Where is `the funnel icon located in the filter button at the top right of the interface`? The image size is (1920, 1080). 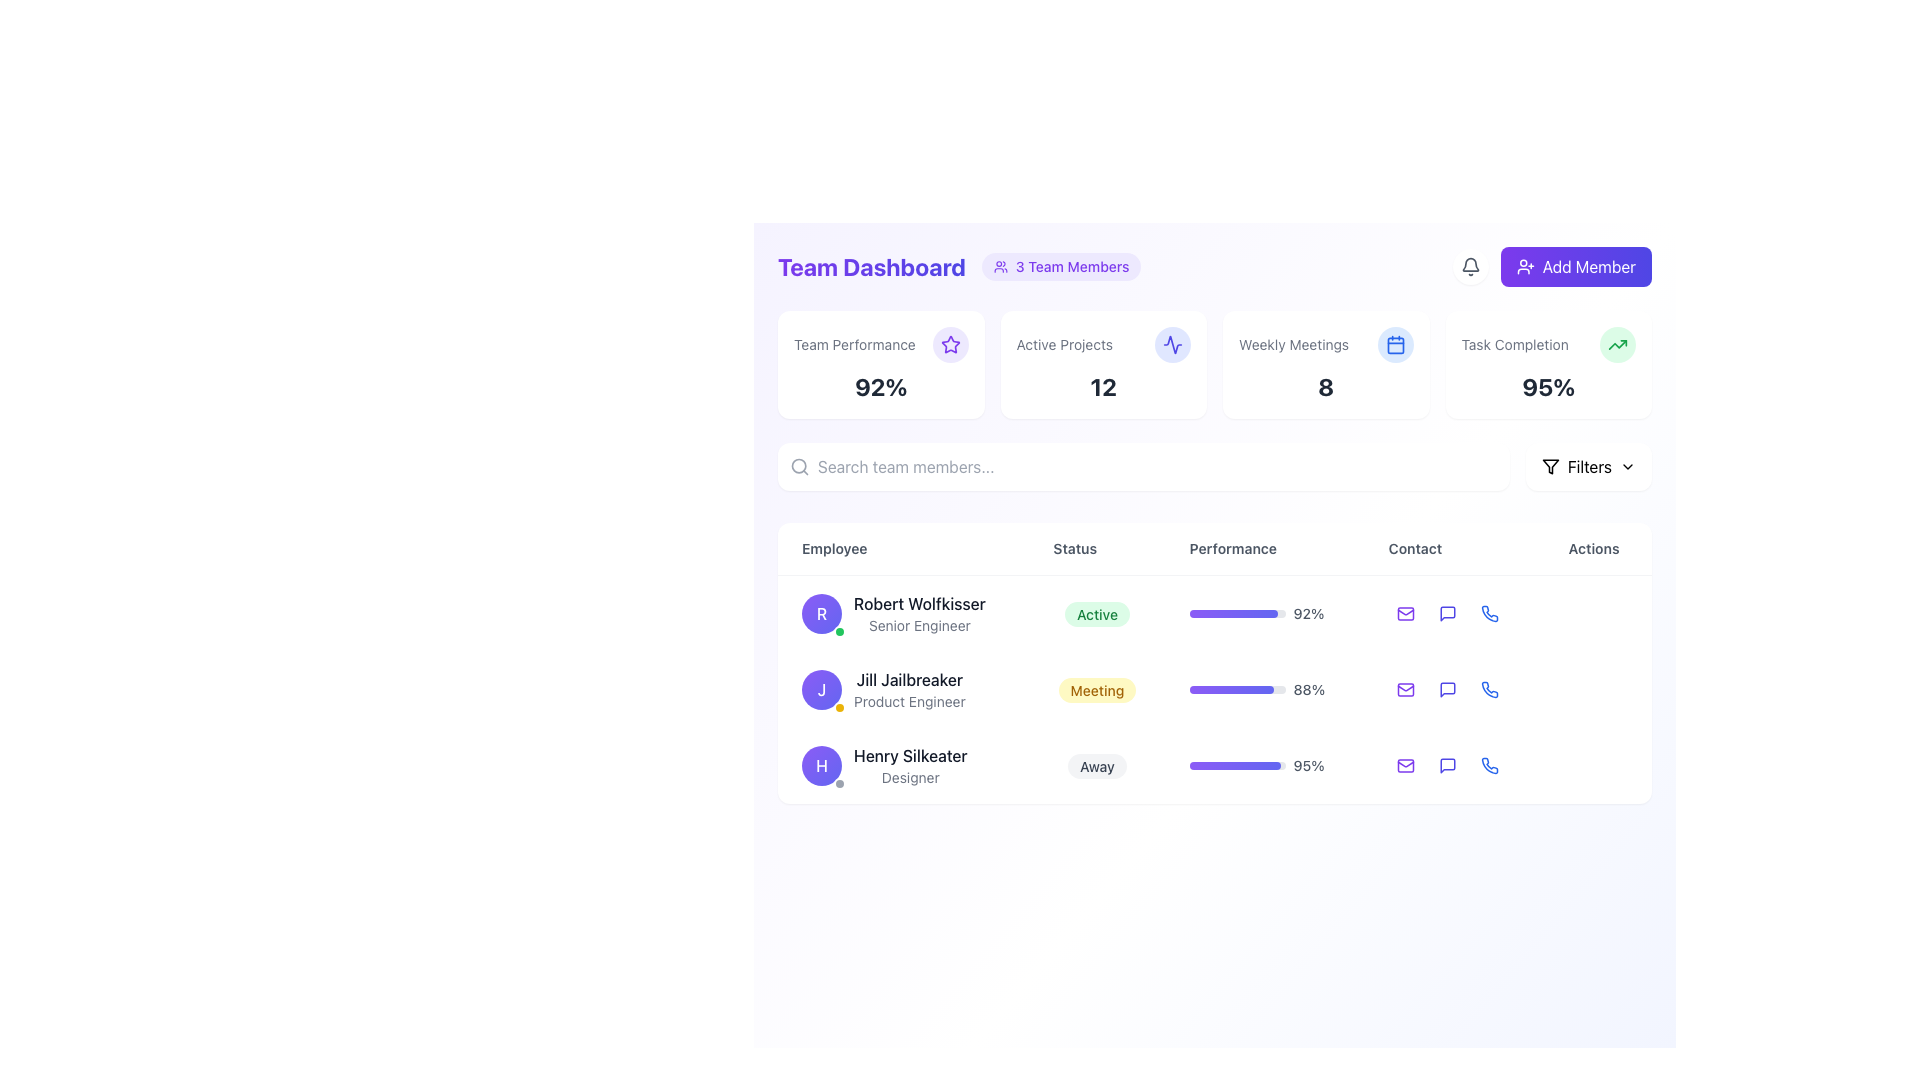
the funnel icon located in the filter button at the top right of the interface is located at coordinates (1549, 466).